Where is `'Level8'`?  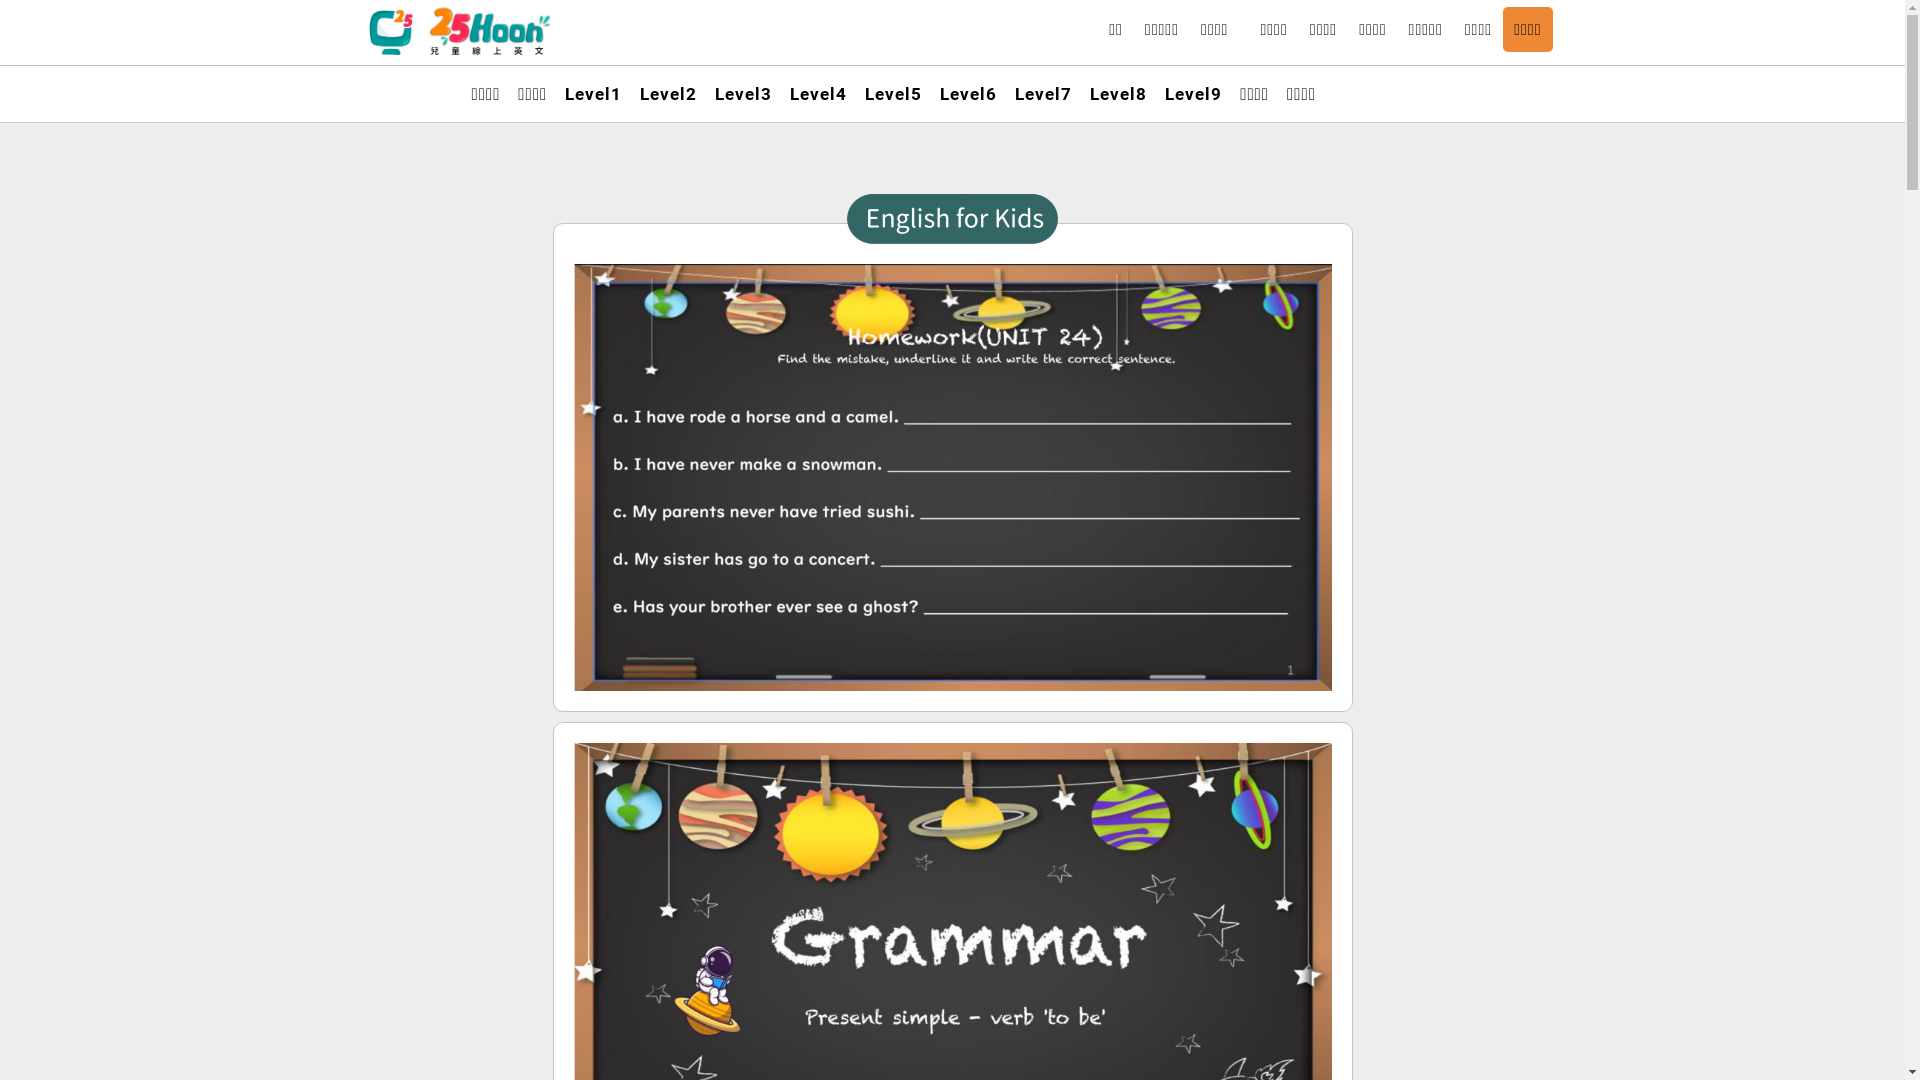 'Level8' is located at coordinates (1117, 93).